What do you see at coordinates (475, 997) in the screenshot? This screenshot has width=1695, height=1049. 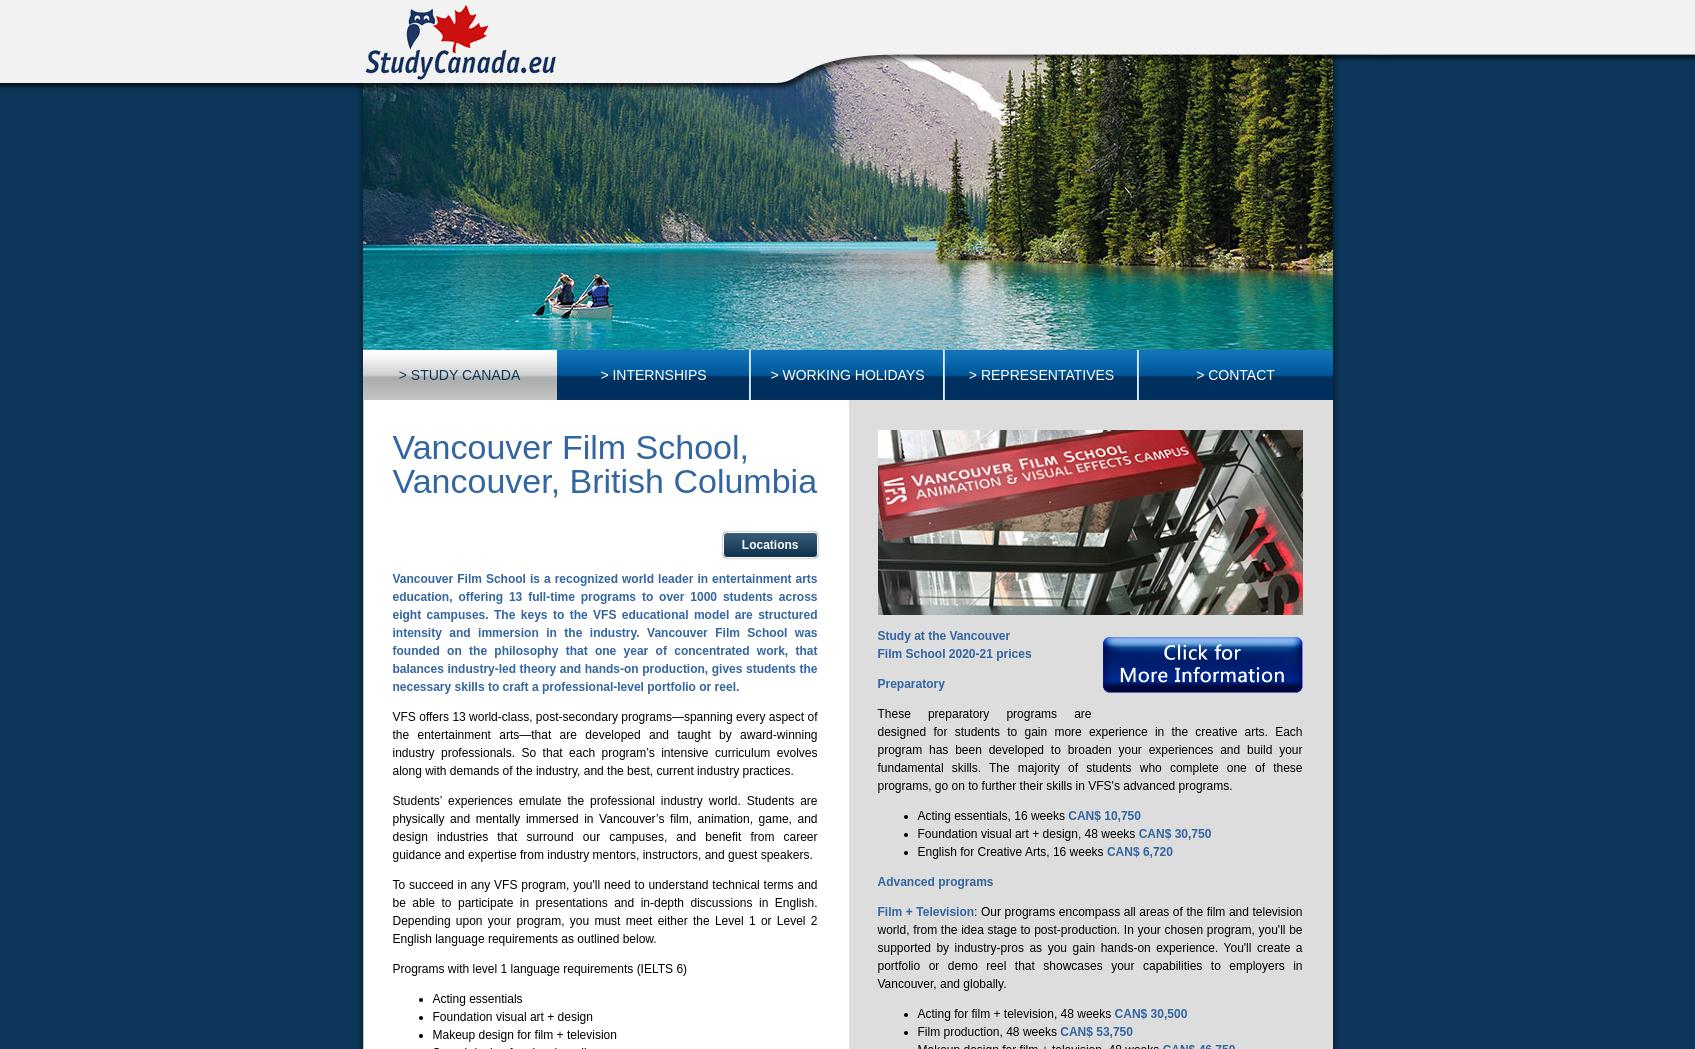 I see `'Acting essentials'` at bounding box center [475, 997].